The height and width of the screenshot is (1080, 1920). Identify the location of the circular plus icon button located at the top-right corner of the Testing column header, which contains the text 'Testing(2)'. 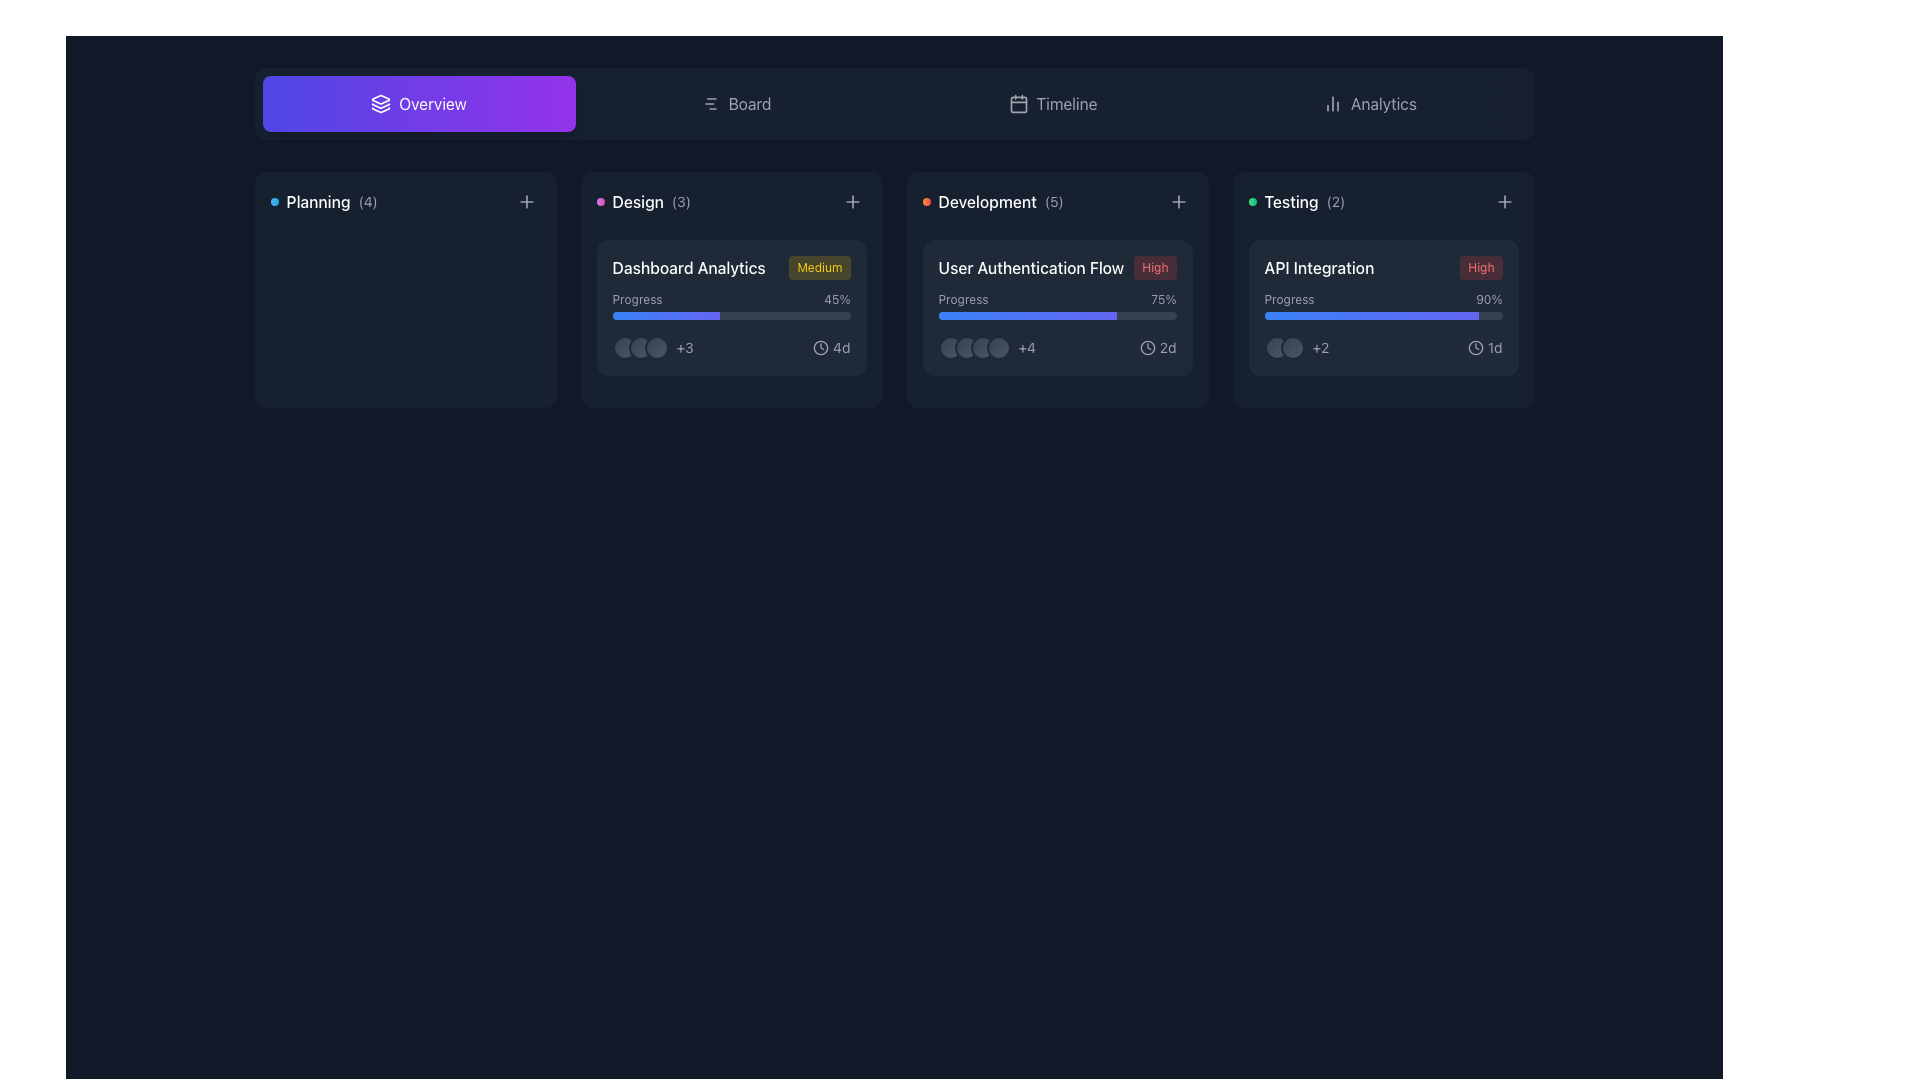
(1504, 201).